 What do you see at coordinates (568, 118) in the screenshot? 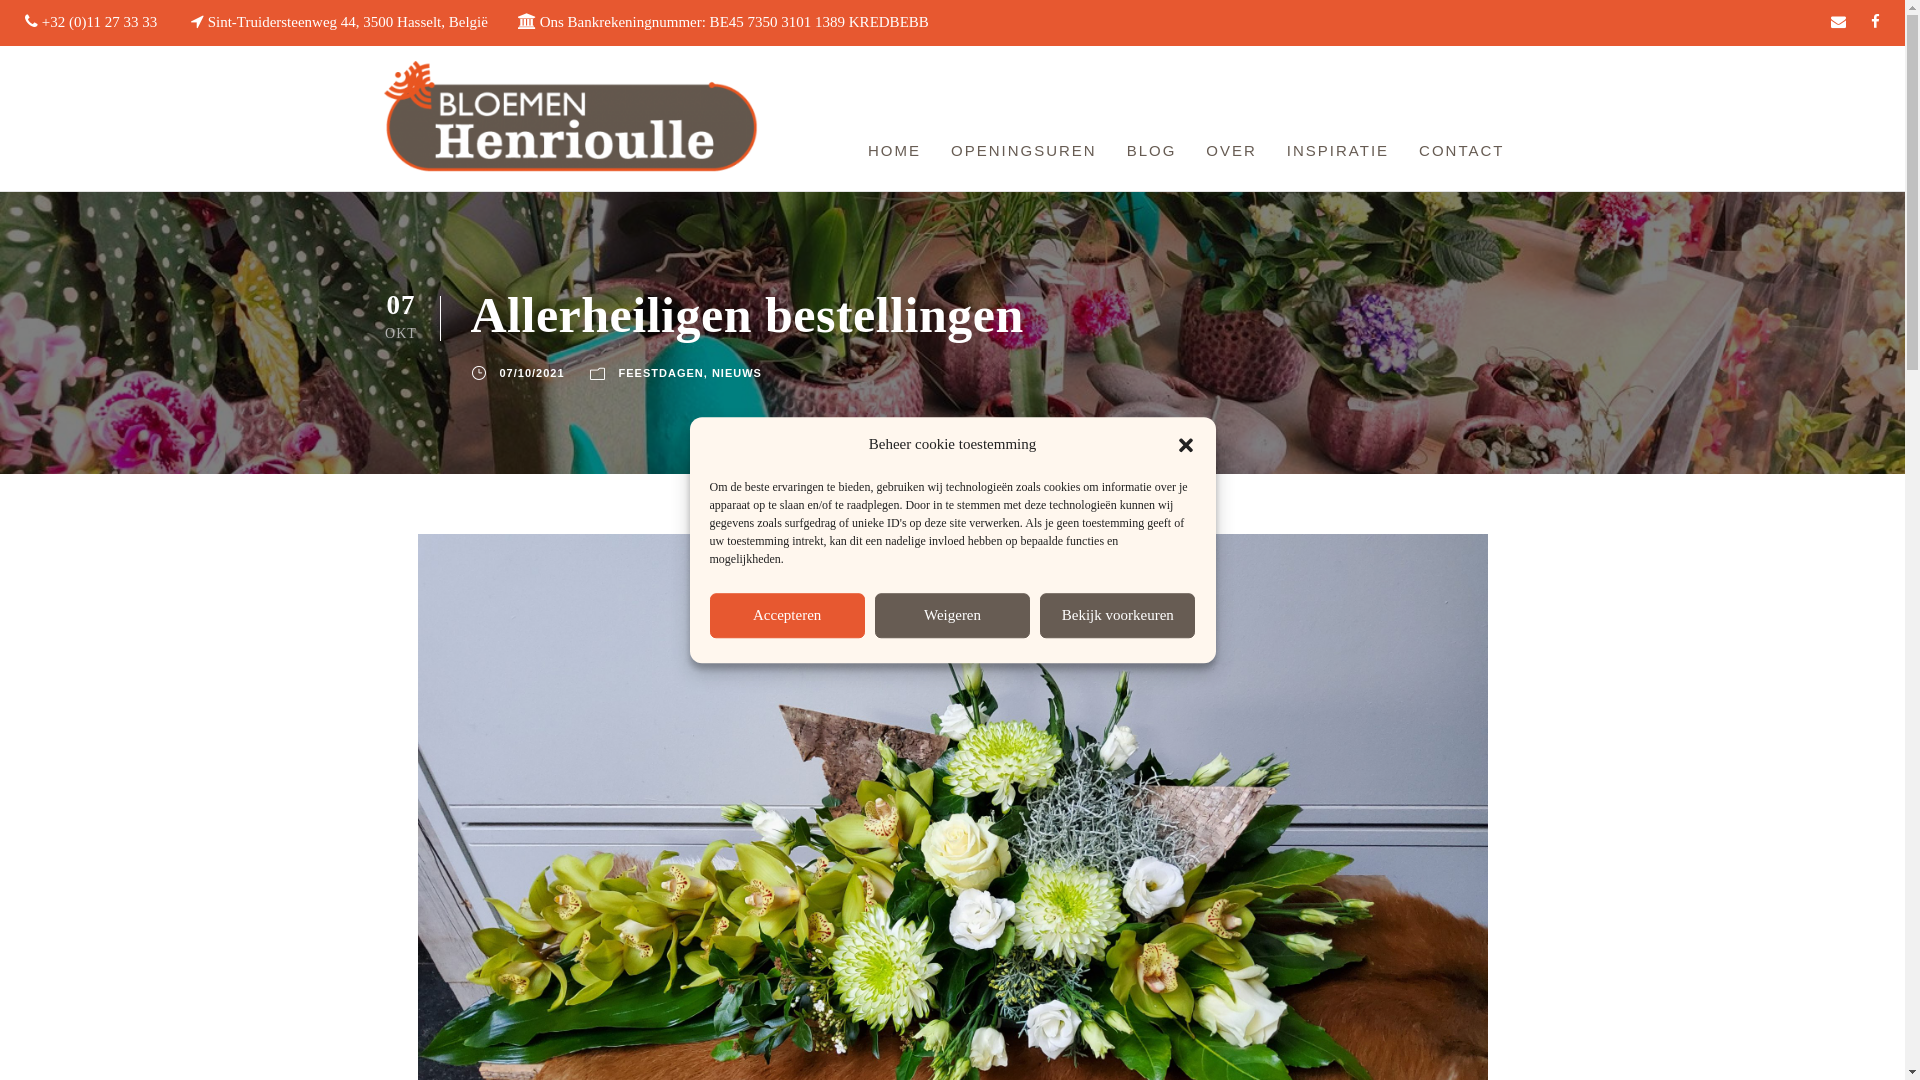
I see `'logo-henrioulle'` at bounding box center [568, 118].